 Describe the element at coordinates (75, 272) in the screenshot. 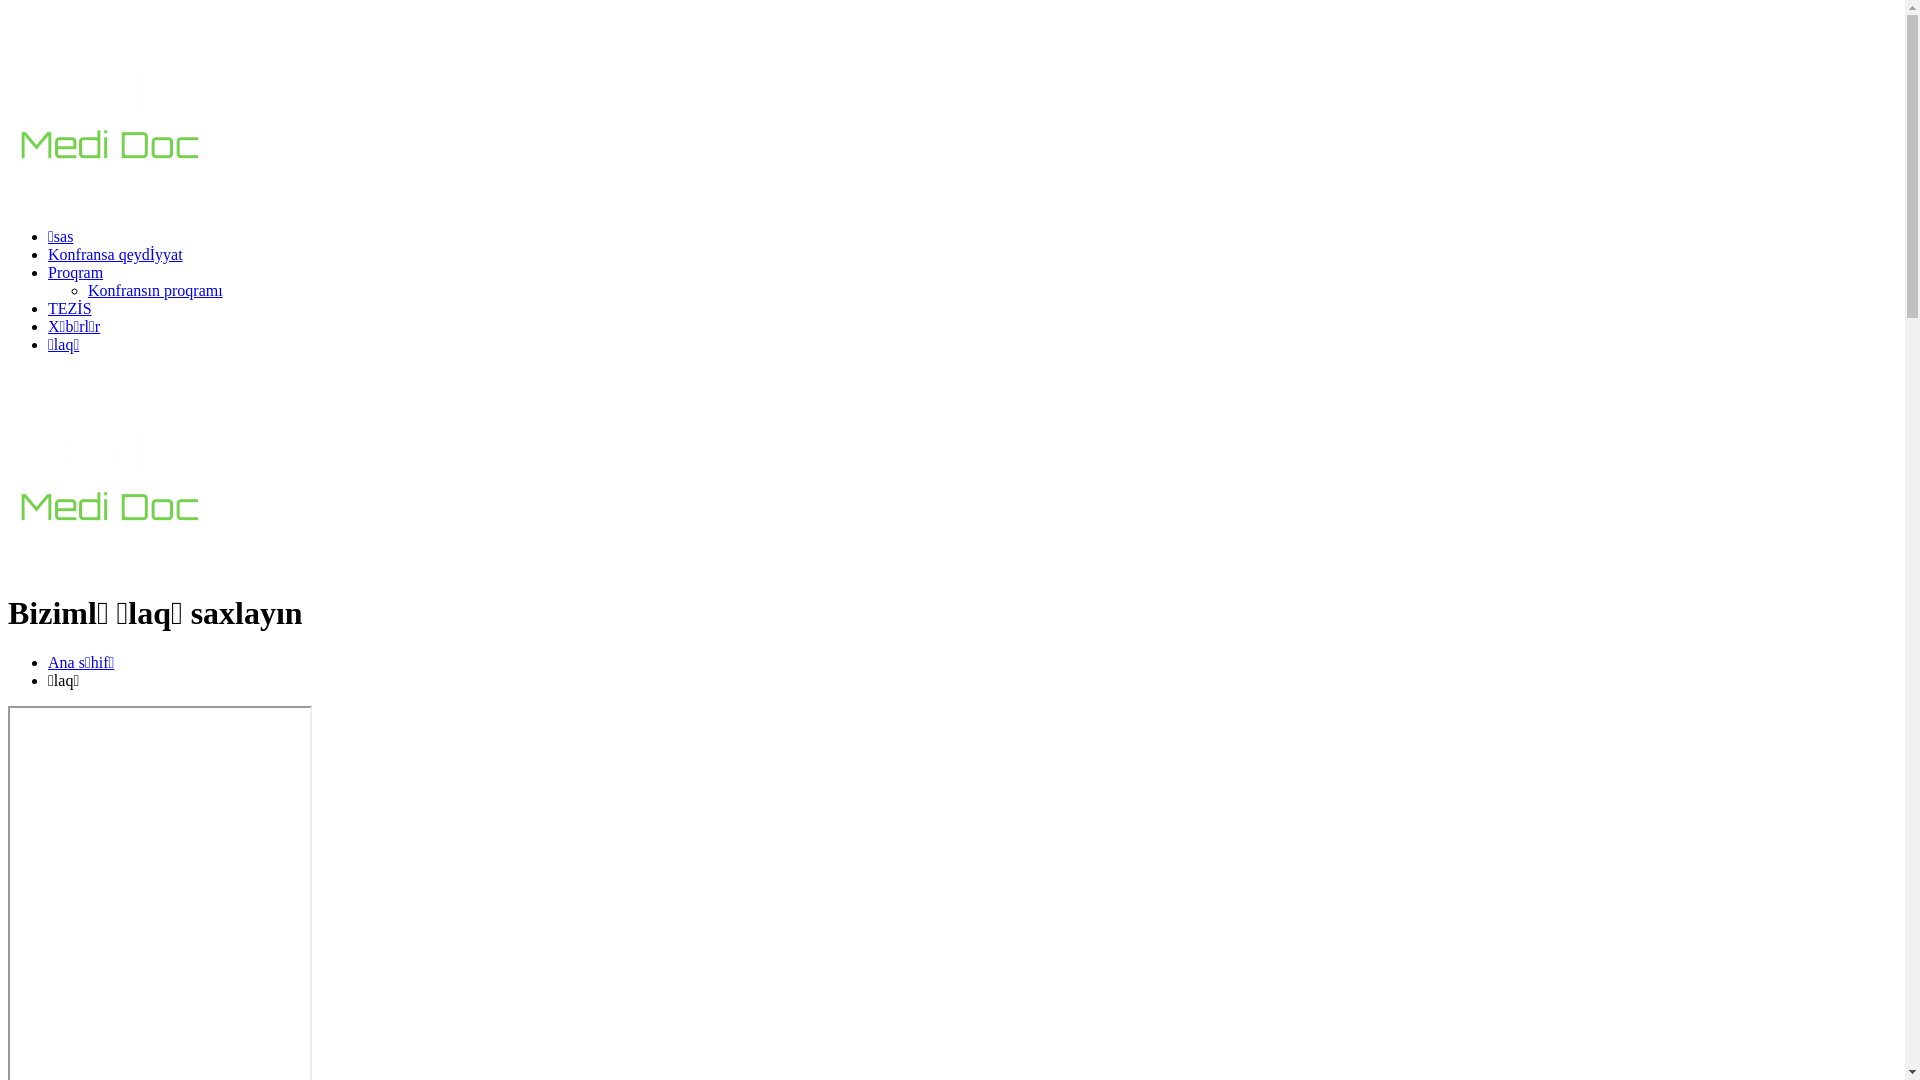

I see `'Proqram'` at that location.